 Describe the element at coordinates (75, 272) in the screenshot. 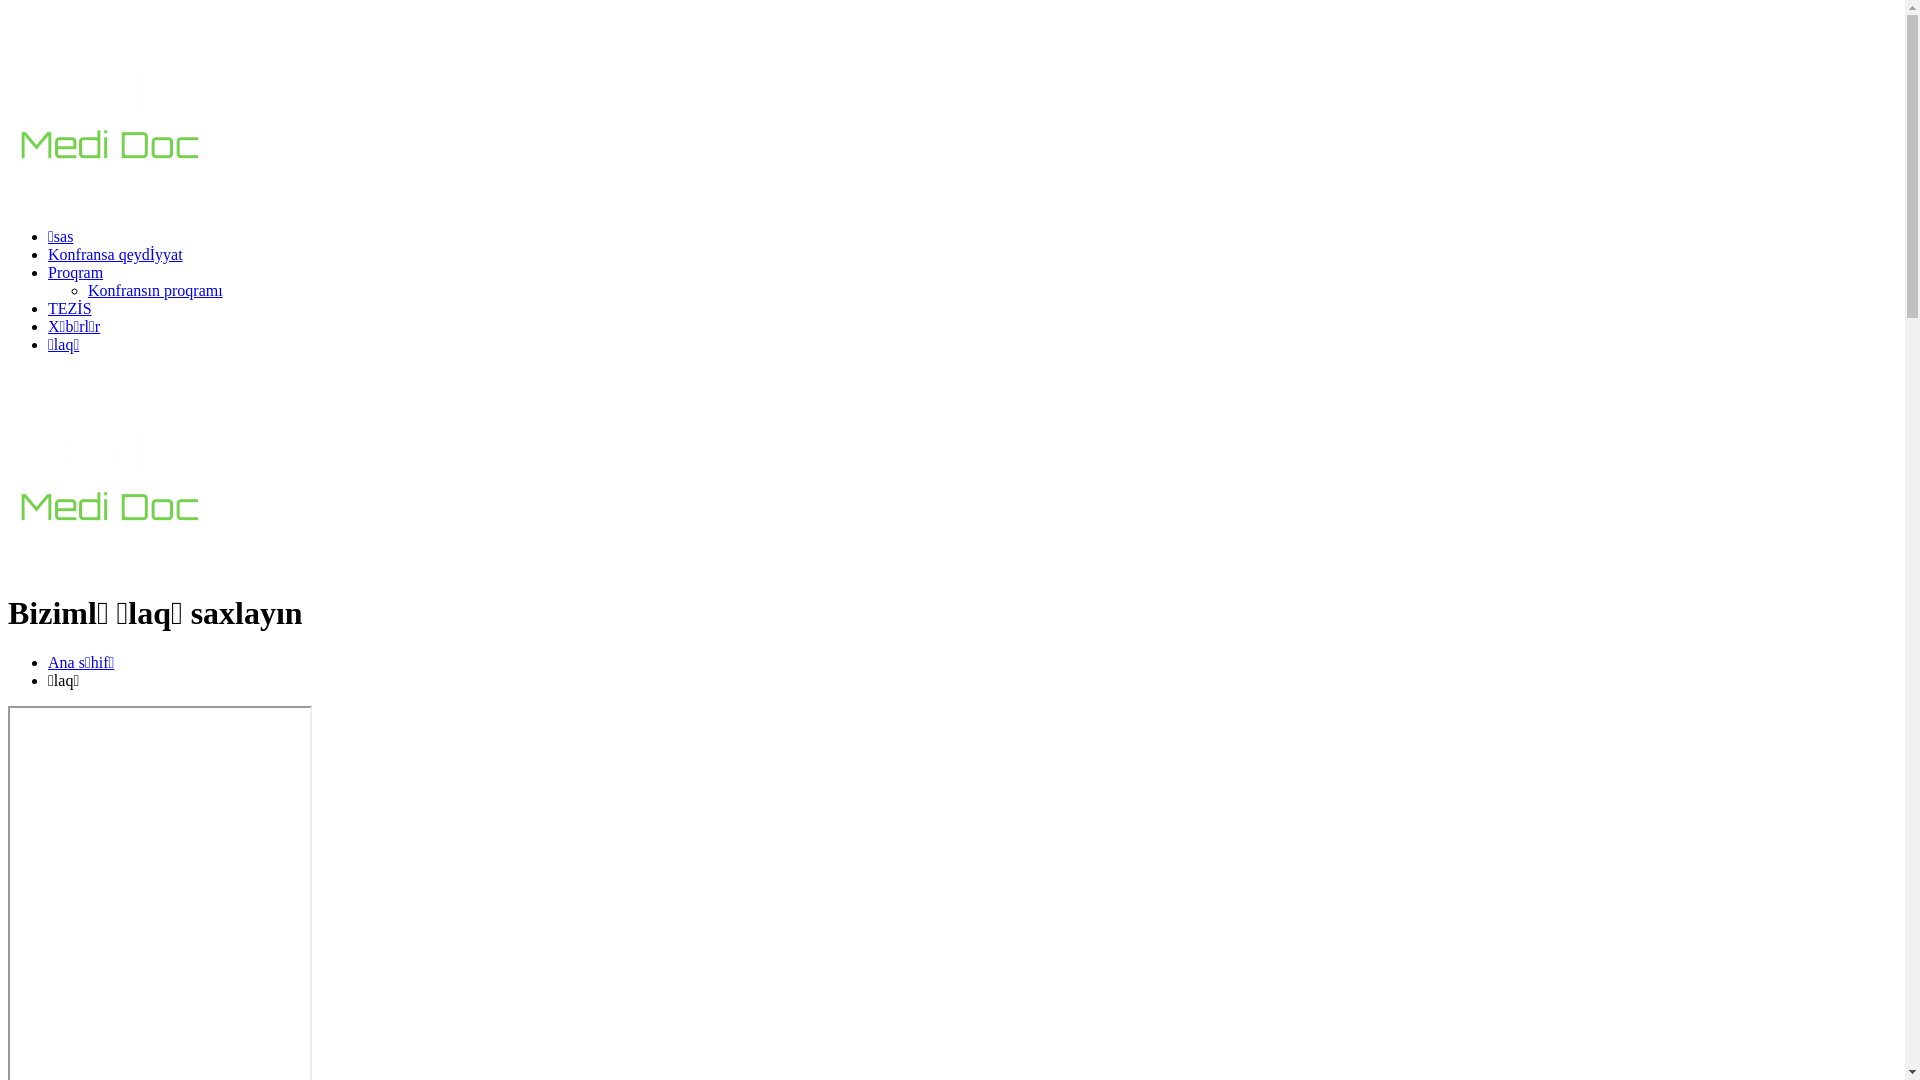

I see `'Proqram'` at that location.